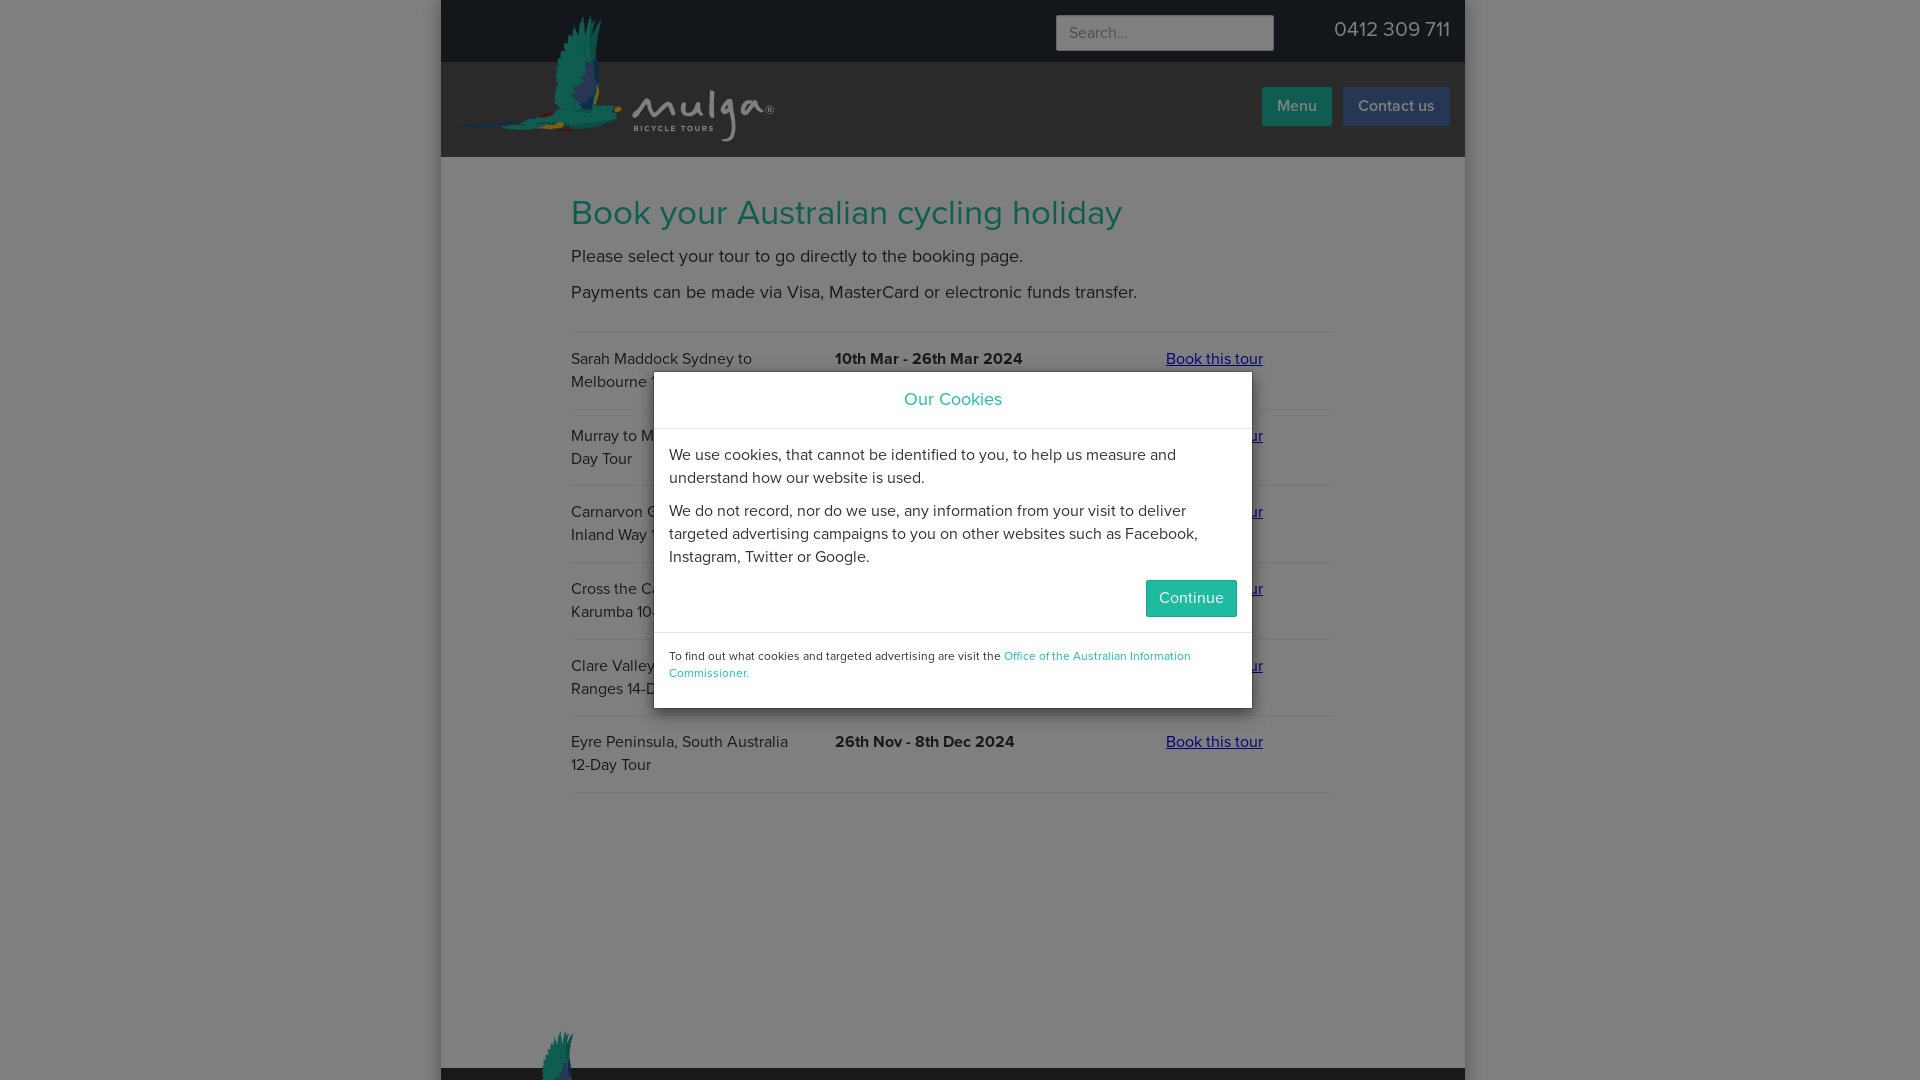 Image resolution: width=1920 pixels, height=1080 pixels. I want to click on 'Menu', so click(1261, 106).